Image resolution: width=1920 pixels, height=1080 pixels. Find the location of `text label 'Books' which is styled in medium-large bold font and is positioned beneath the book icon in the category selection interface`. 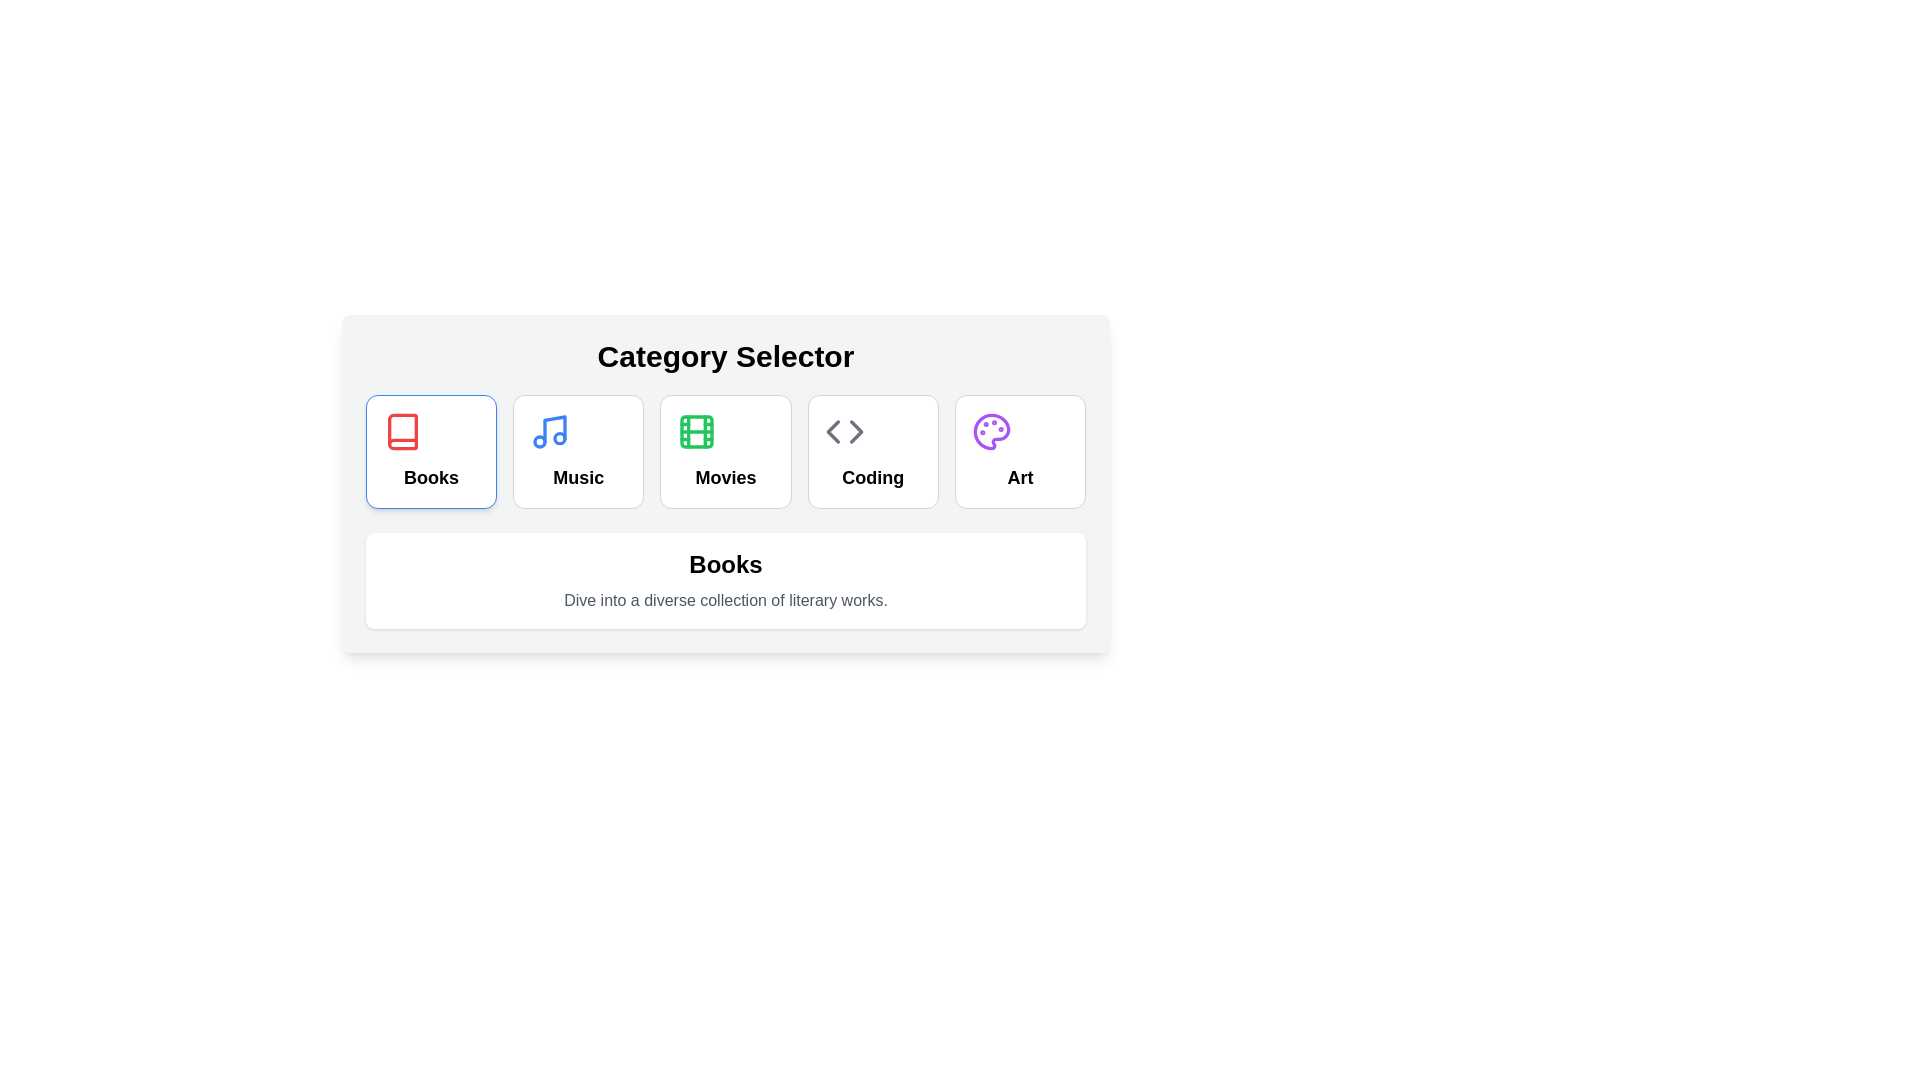

text label 'Books' which is styled in medium-large bold font and is positioned beneath the book icon in the category selection interface is located at coordinates (430, 478).